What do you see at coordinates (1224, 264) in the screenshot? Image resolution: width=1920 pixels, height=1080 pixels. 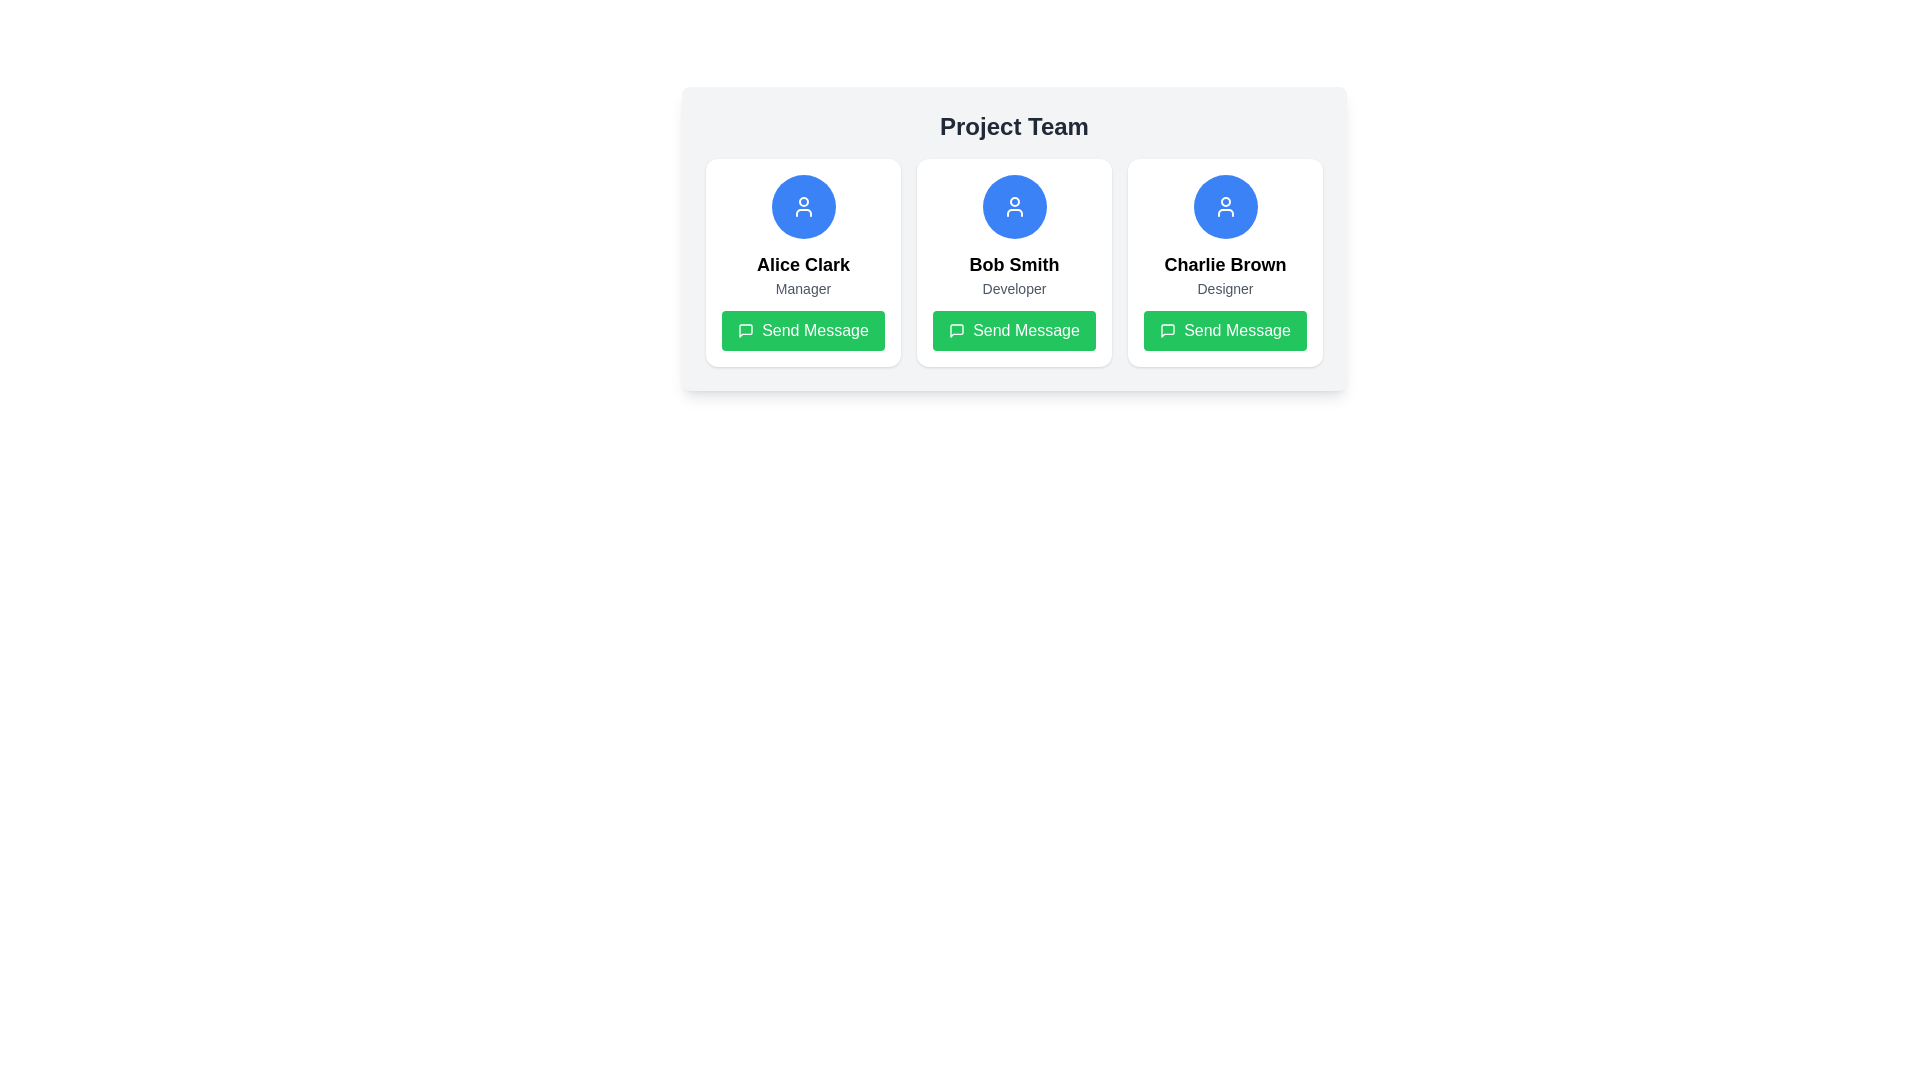 I see `the text element that identifies the name of the individual represented by the third card in a horizontal list, which also includes a subtitle stating 'Designer'` at bounding box center [1224, 264].